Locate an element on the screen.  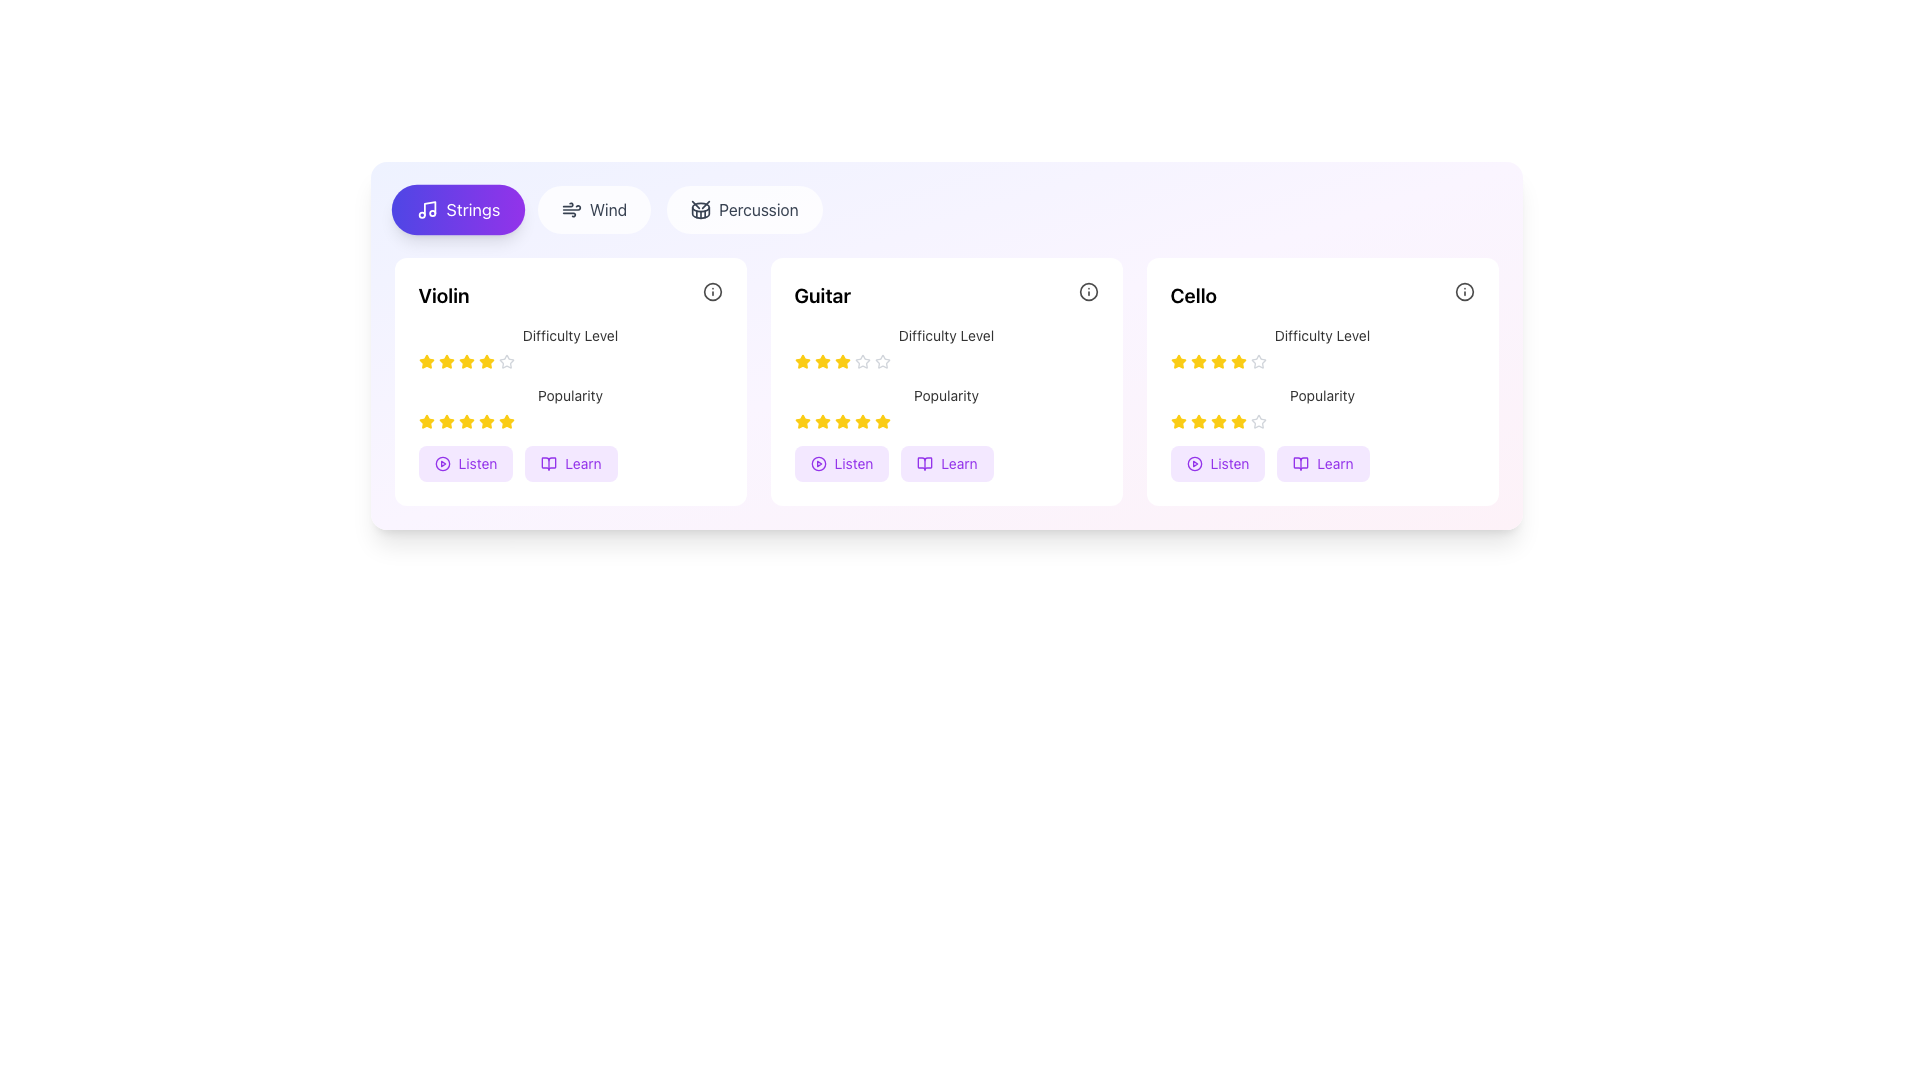
the first yellow star icon under the 'Difficulty Level' heading in the 'Violin' card to rate it is located at coordinates (425, 361).